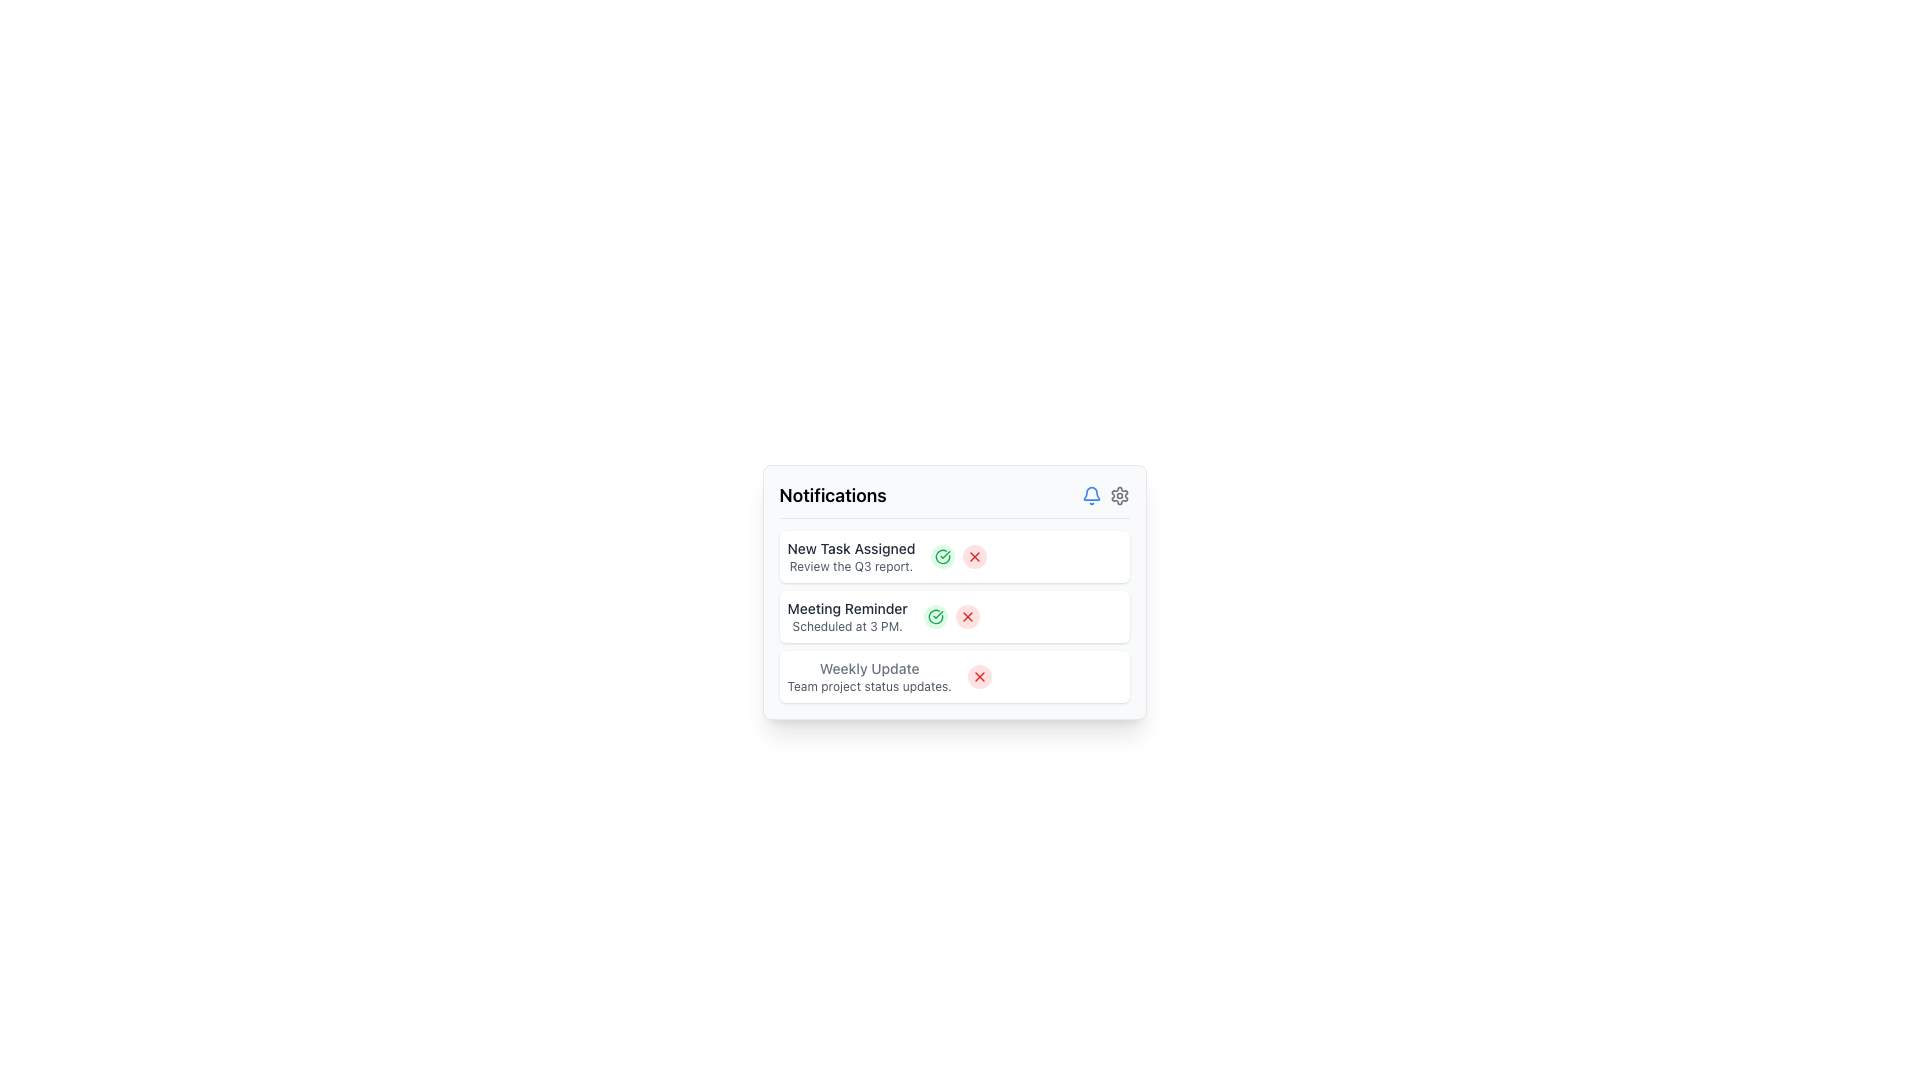  Describe the element at coordinates (967, 616) in the screenshot. I see `the delete button for the 'Meeting Reminder' notification` at that location.